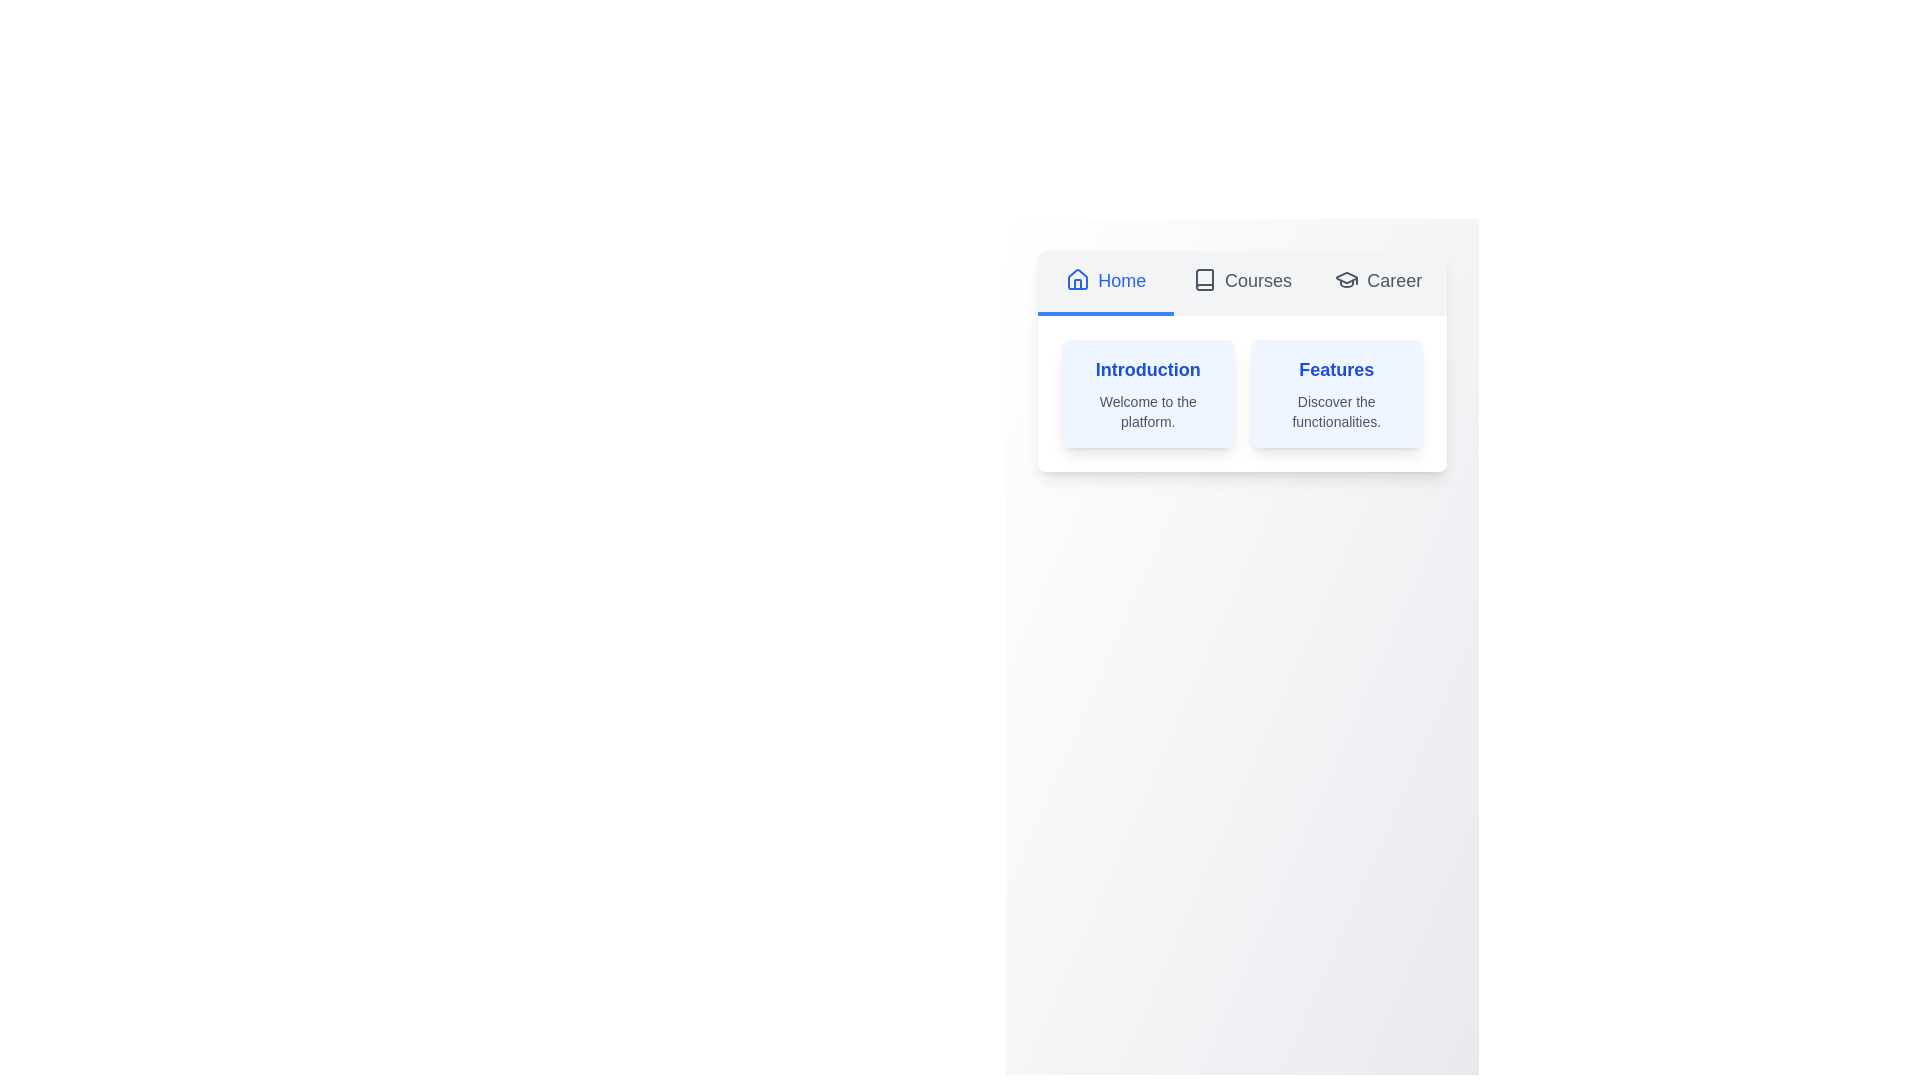  Describe the element at coordinates (1347, 280) in the screenshot. I see `the graduation cap icon in the navigation bar` at that location.